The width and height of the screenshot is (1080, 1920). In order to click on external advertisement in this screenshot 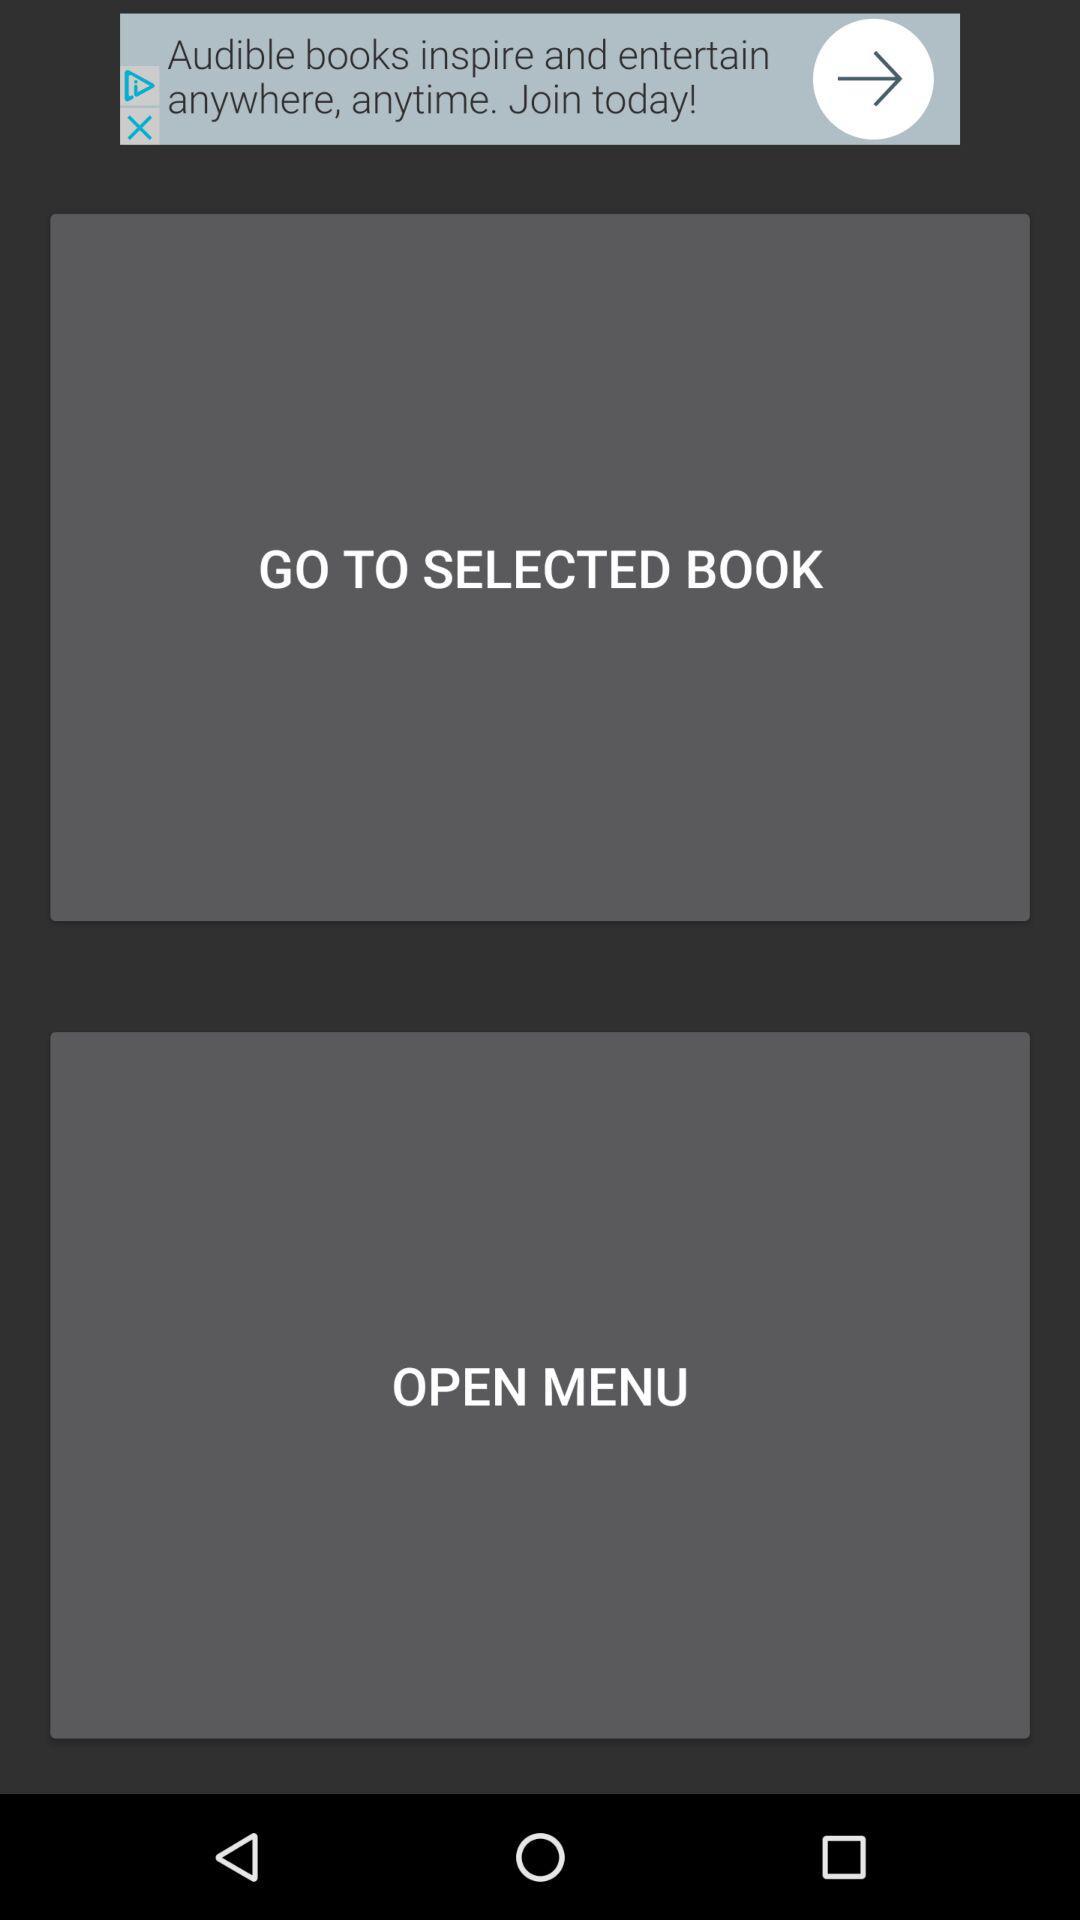, I will do `click(540, 79)`.